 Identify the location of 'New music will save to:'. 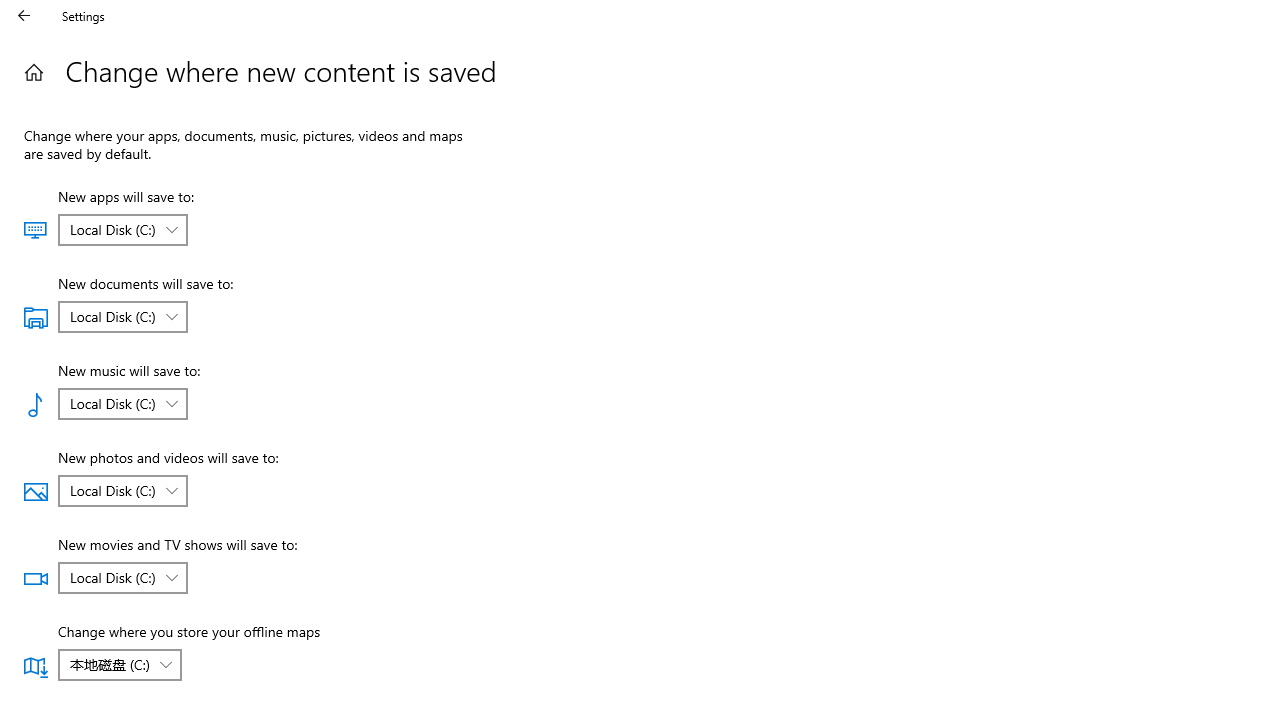
(121, 403).